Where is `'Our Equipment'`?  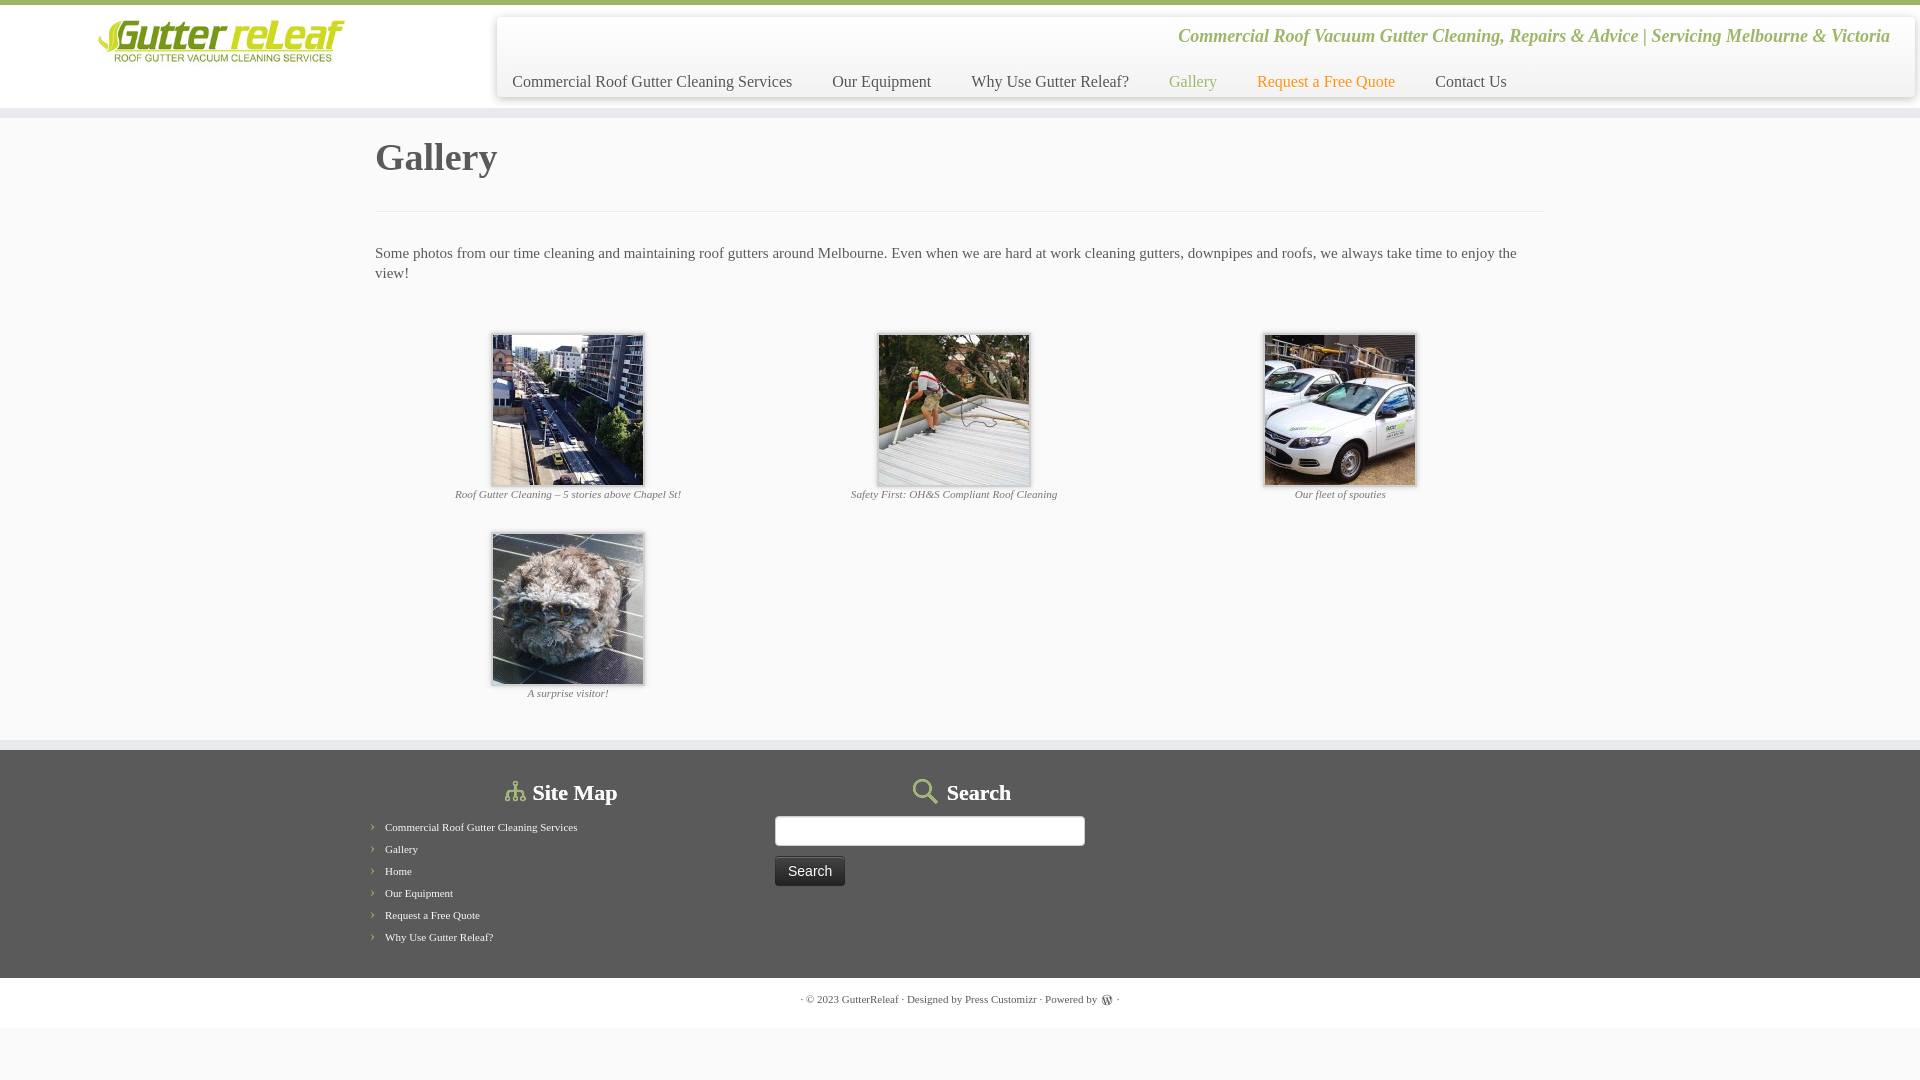
'Our Equipment' is located at coordinates (417, 892).